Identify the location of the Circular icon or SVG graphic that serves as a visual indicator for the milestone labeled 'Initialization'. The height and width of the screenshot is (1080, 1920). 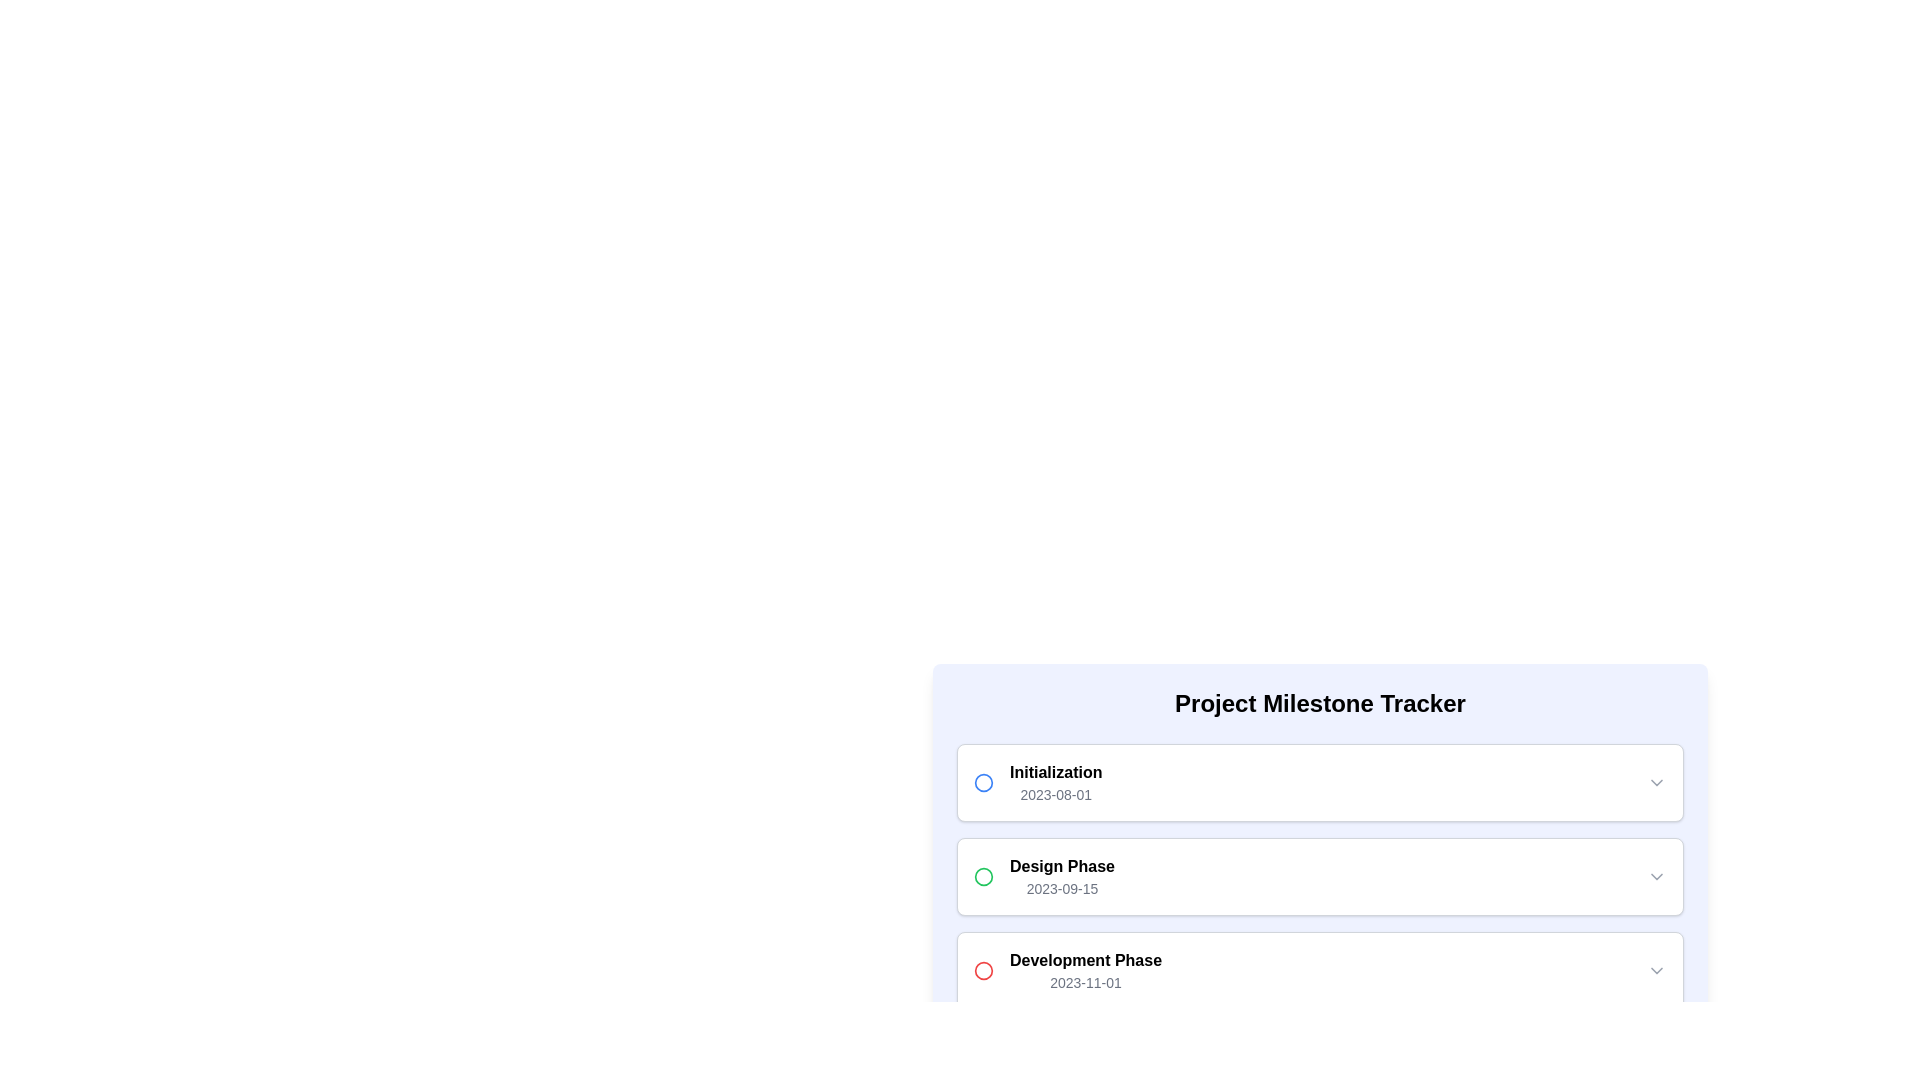
(983, 782).